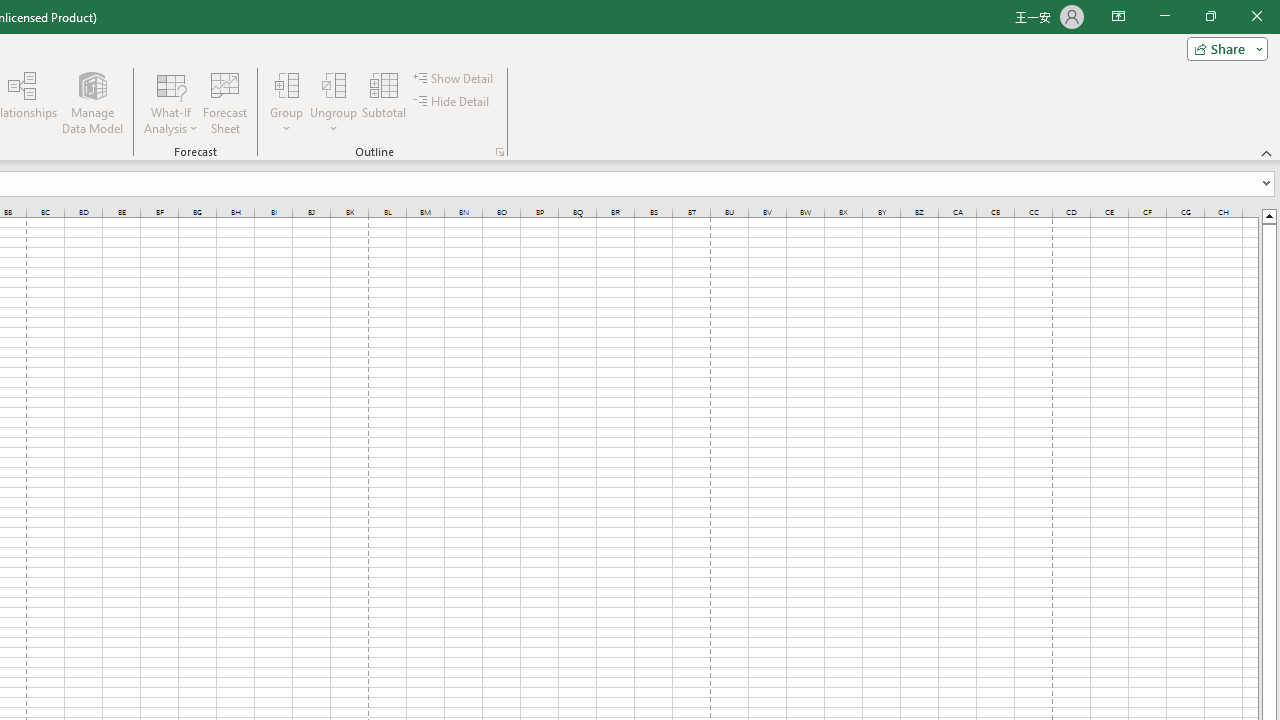 The width and height of the screenshot is (1280, 720). Describe the element at coordinates (171, 103) in the screenshot. I see `'What-If Analysis'` at that location.